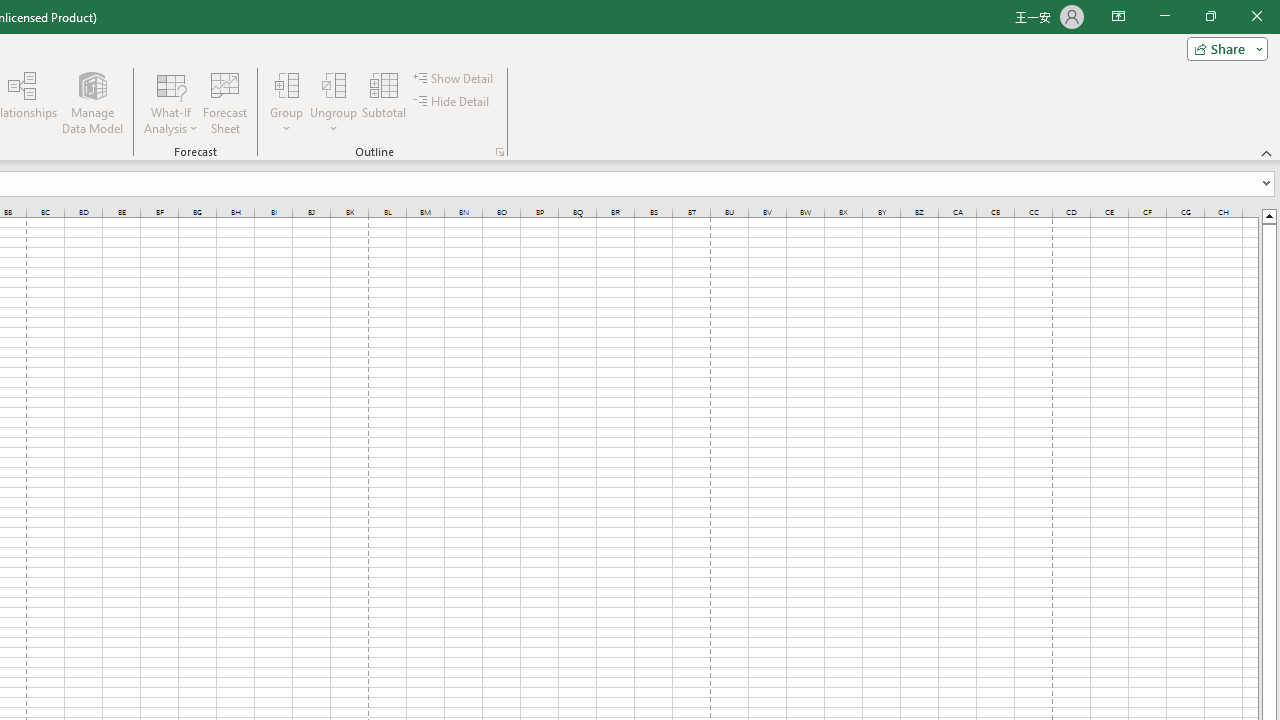 The width and height of the screenshot is (1280, 720). Describe the element at coordinates (171, 103) in the screenshot. I see `'What-If Analysis'` at that location.